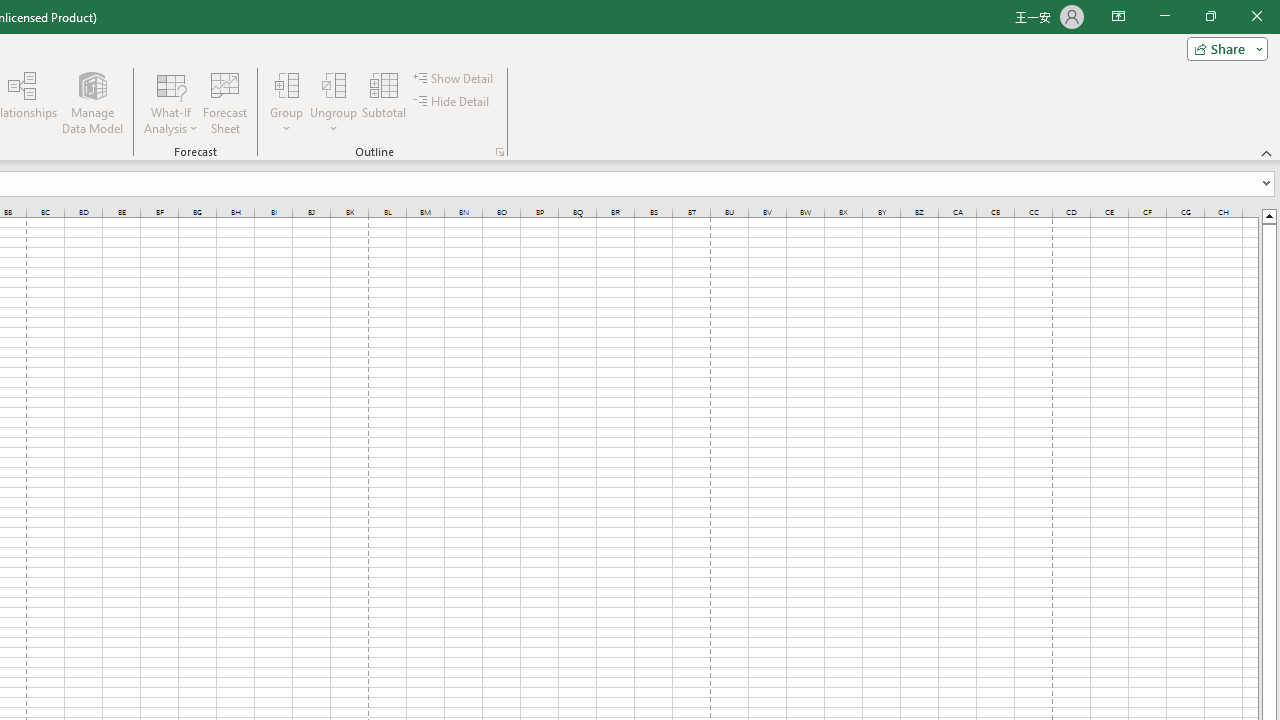 The width and height of the screenshot is (1280, 720). Describe the element at coordinates (171, 103) in the screenshot. I see `'What-If Analysis'` at that location.